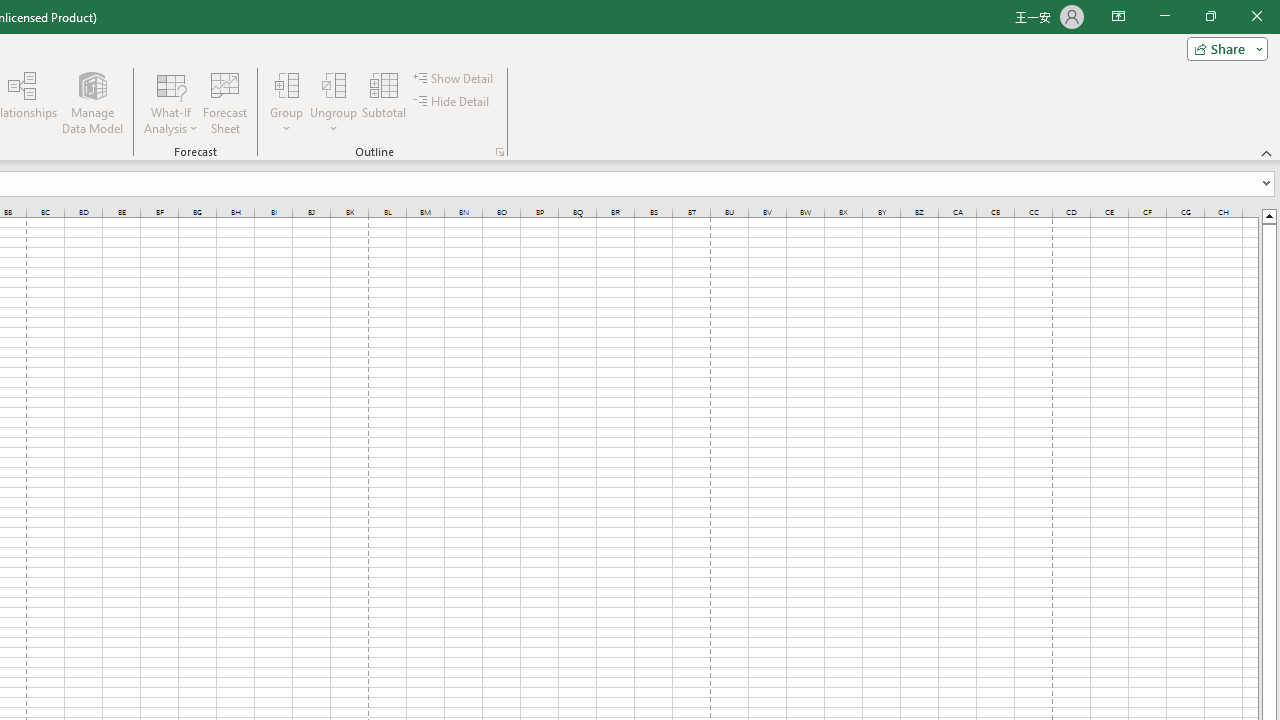 The width and height of the screenshot is (1280, 720). Describe the element at coordinates (171, 103) in the screenshot. I see `'What-If Analysis'` at that location.